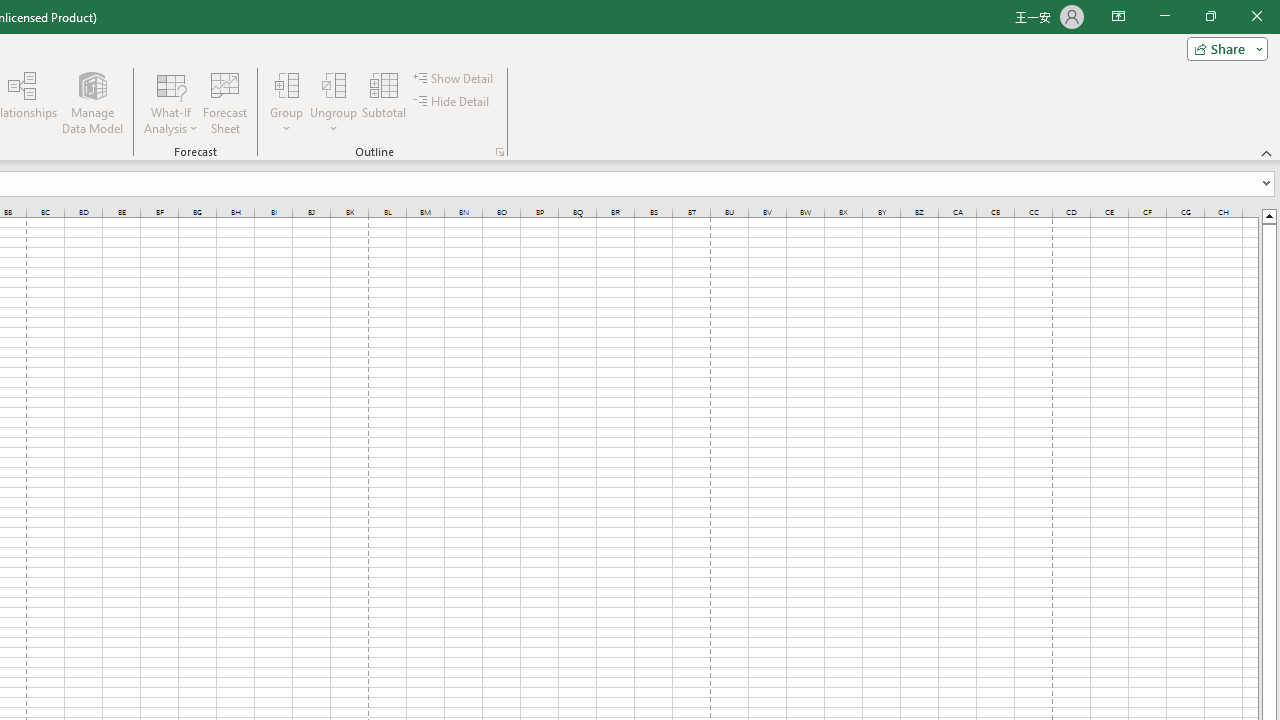 The width and height of the screenshot is (1280, 720). Describe the element at coordinates (171, 103) in the screenshot. I see `'What-If Analysis'` at that location.